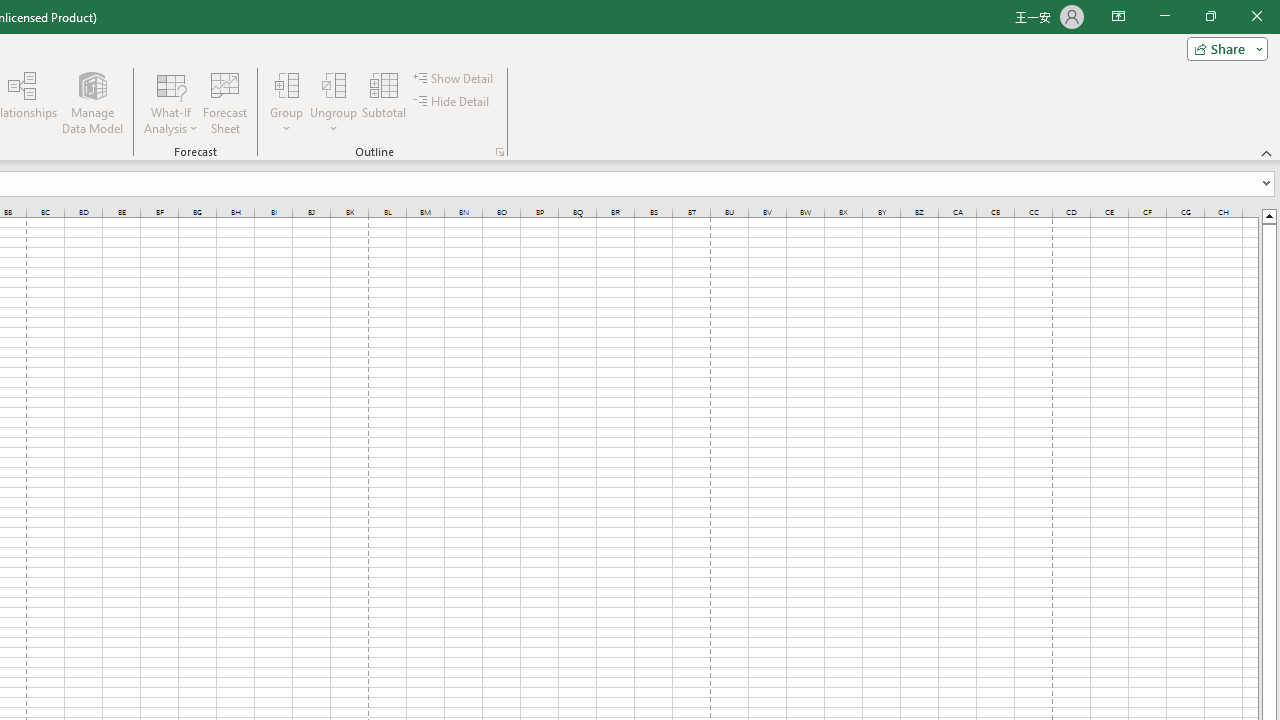 The width and height of the screenshot is (1280, 720). Describe the element at coordinates (171, 103) in the screenshot. I see `'What-If Analysis'` at that location.